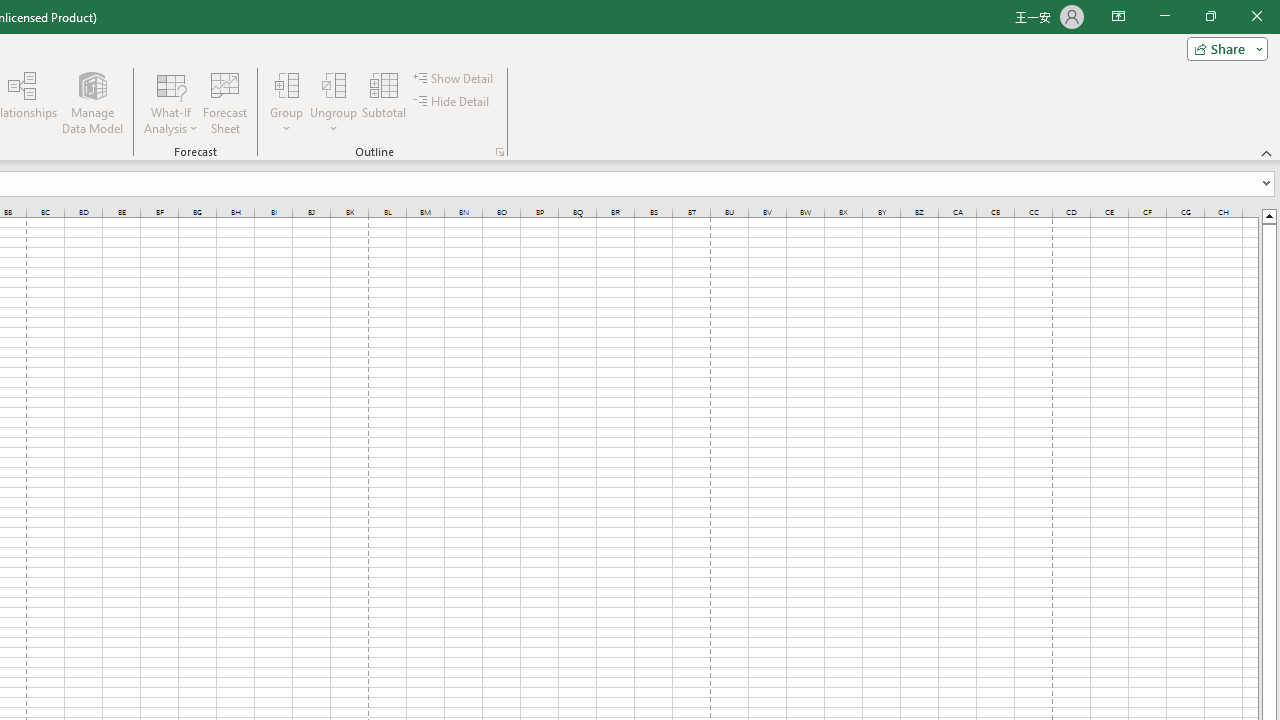 The width and height of the screenshot is (1280, 720). Describe the element at coordinates (171, 103) in the screenshot. I see `'What-If Analysis'` at that location.